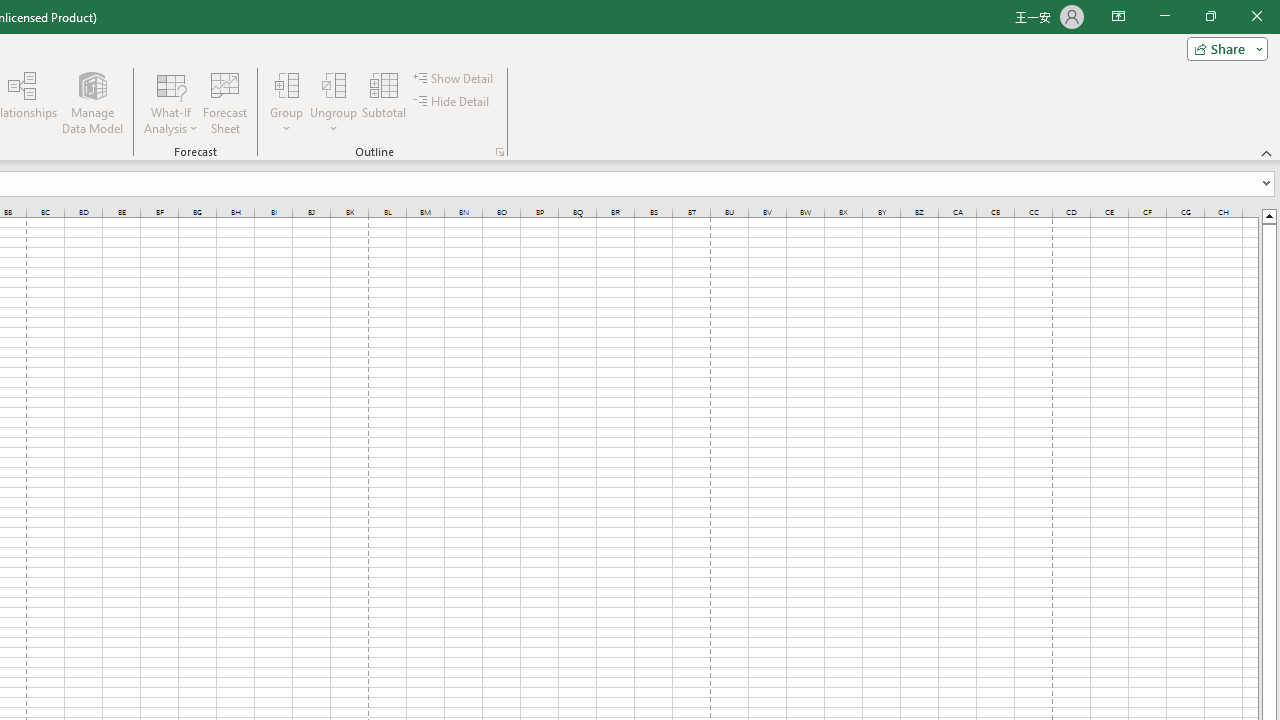 The width and height of the screenshot is (1280, 720). Describe the element at coordinates (171, 103) in the screenshot. I see `'What-If Analysis'` at that location.